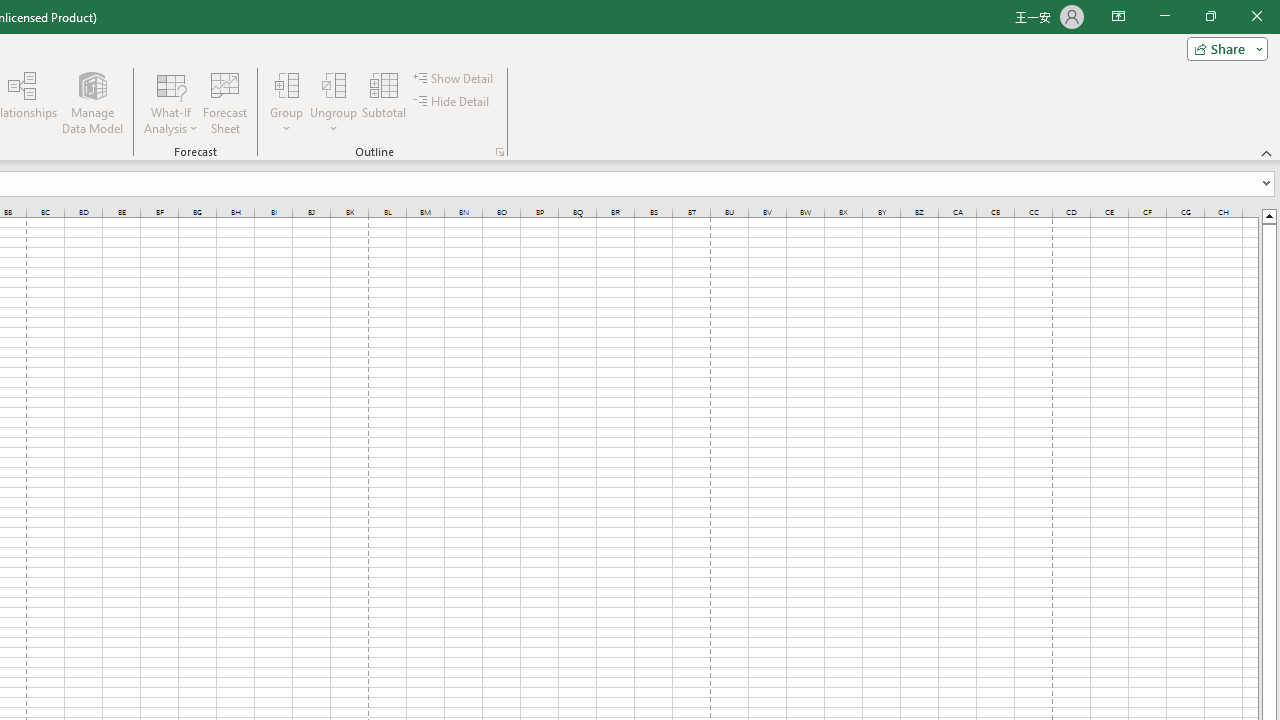 The width and height of the screenshot is (1280, 720). Describe the element at coordinates (171, 103) in the screenshot. I see `'What-If Analysis'` at that location.